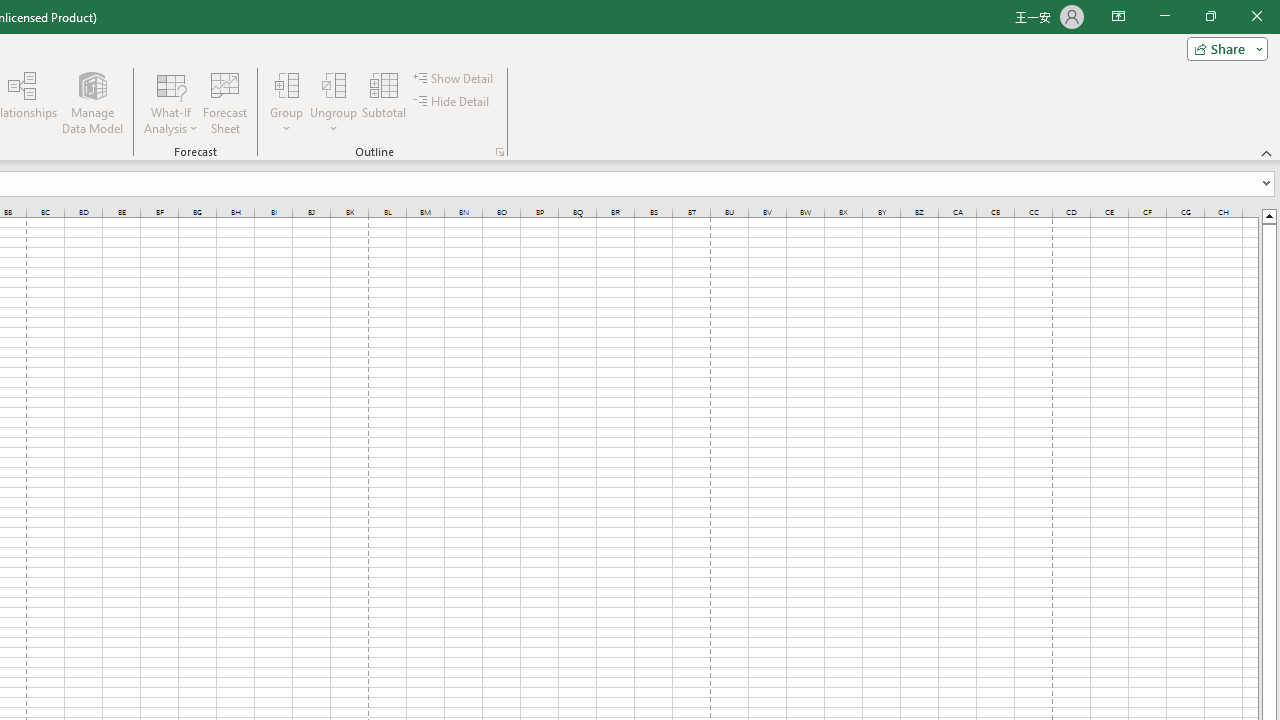 The width and height of the screenshot is (1280, 720). Describe the element at coordinates (171, 103) in the screenshot. I see `'What-If Analysis'` at that location.